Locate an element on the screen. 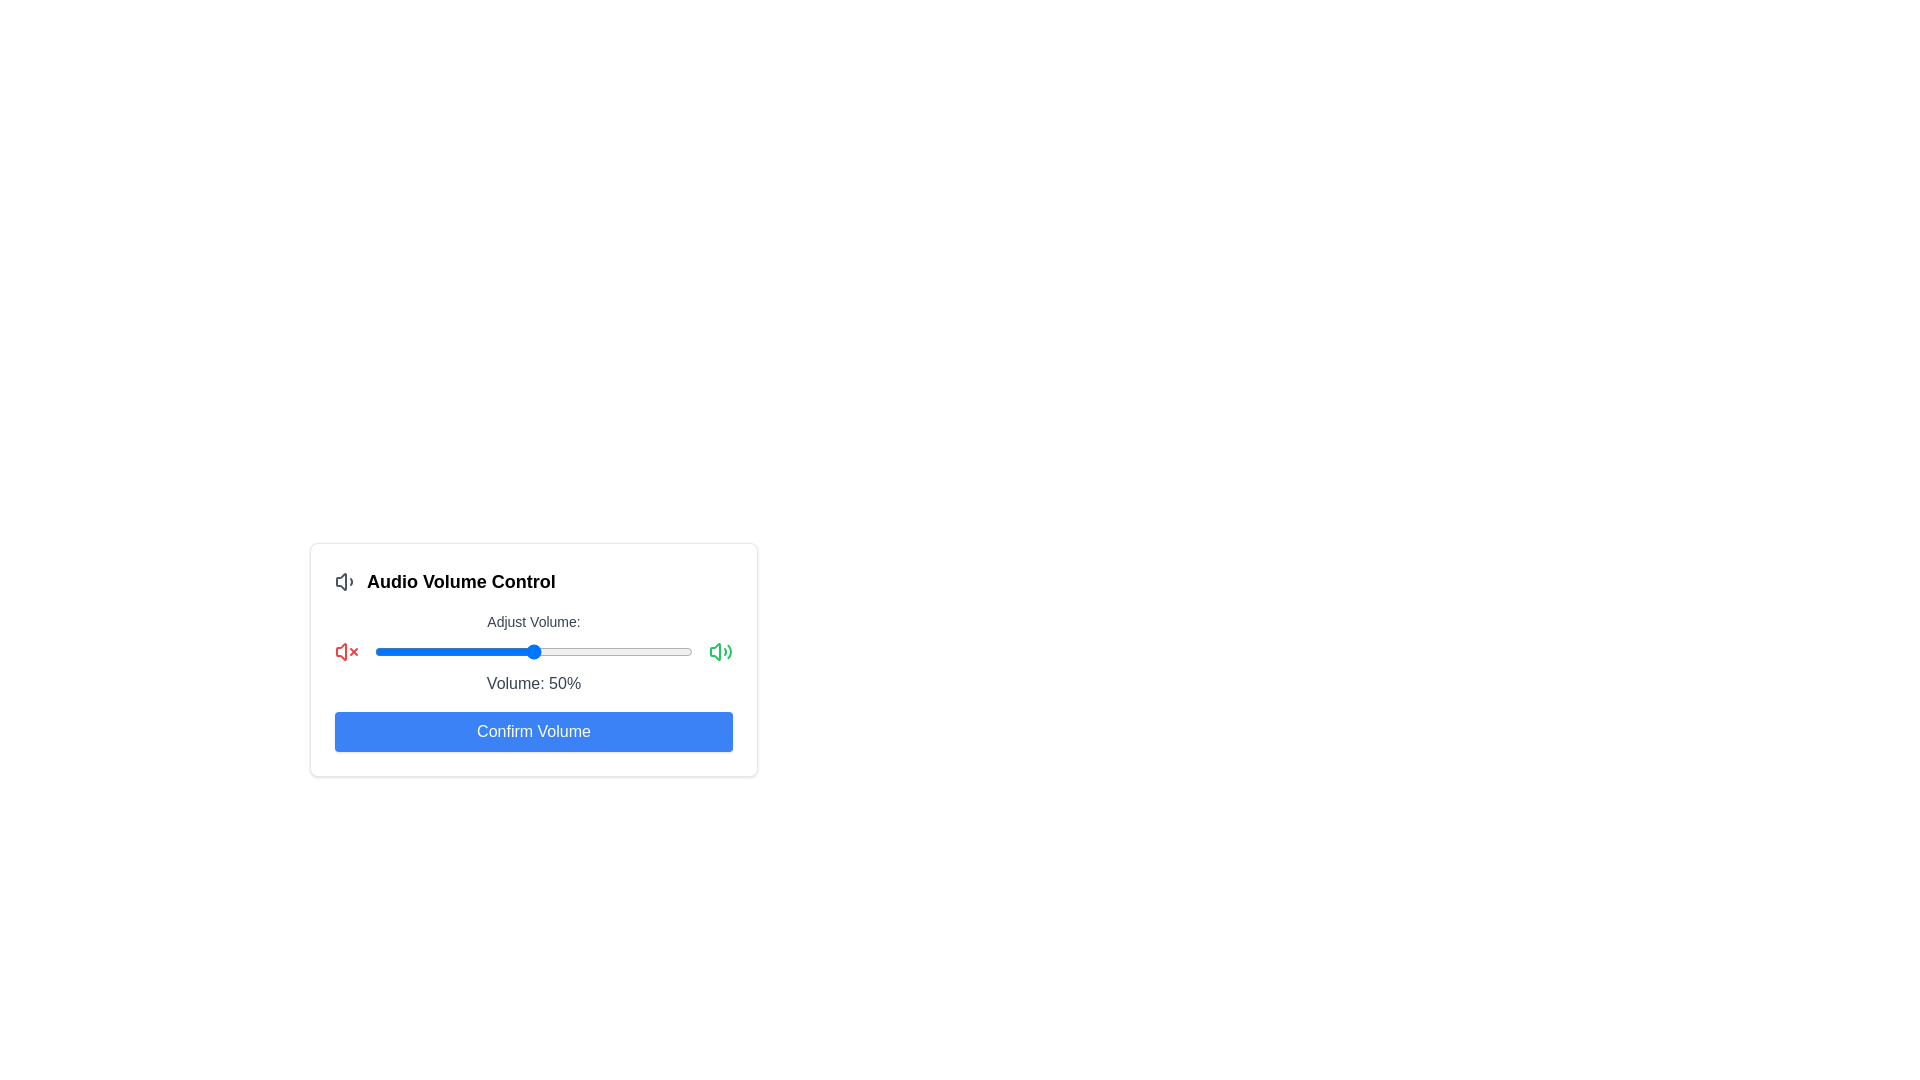  the volume slider to 97% is located at coordinates (683, 651).